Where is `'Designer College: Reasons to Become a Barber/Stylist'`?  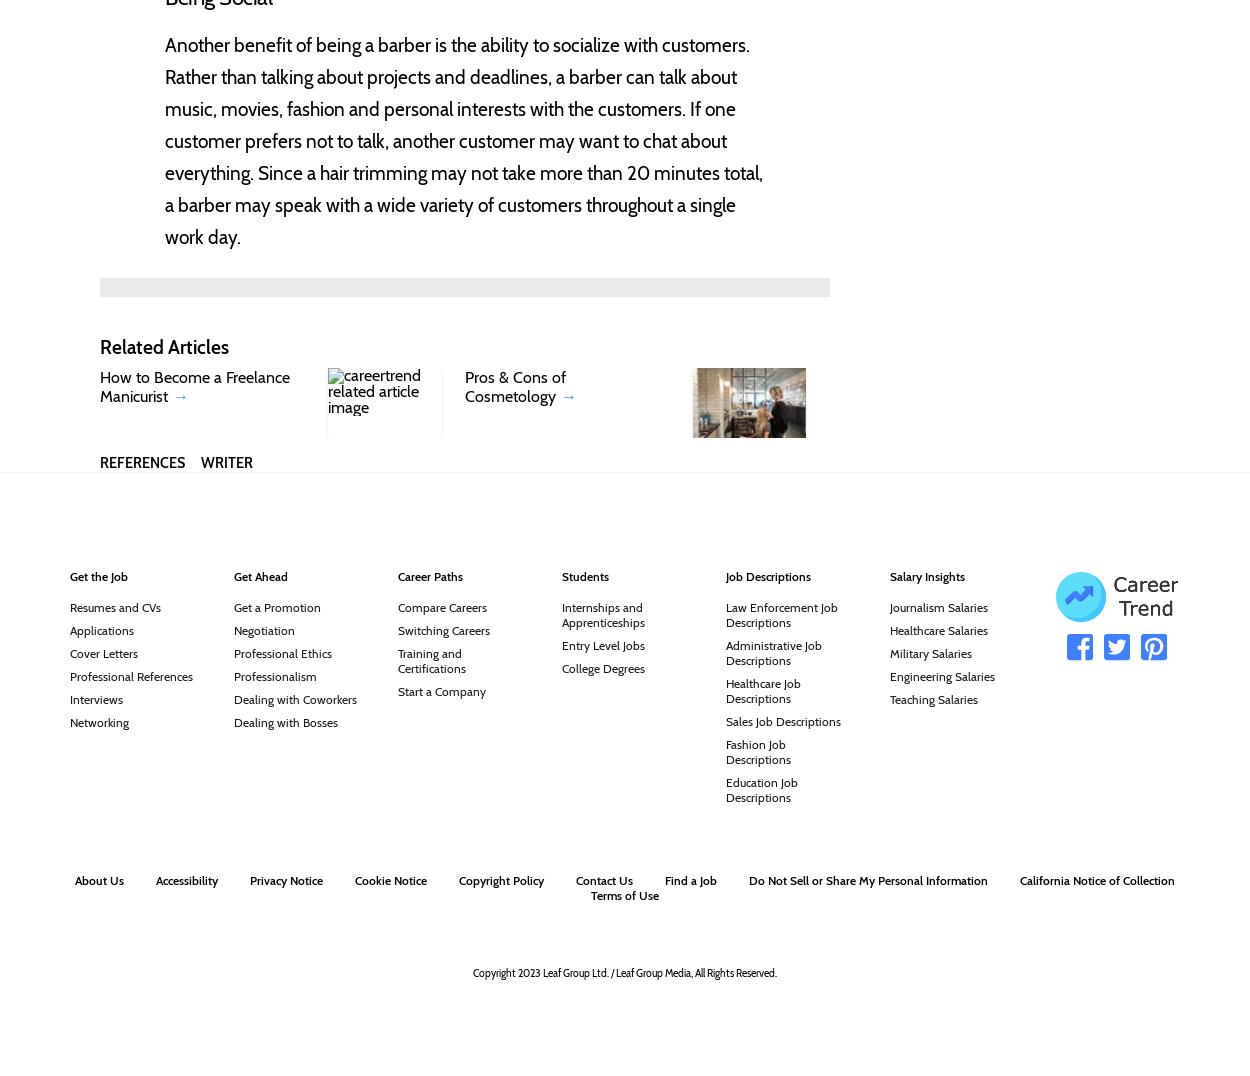 'Designer College: Reasons to Become a Barber/Stylist' is located at coordinates (155, 511).